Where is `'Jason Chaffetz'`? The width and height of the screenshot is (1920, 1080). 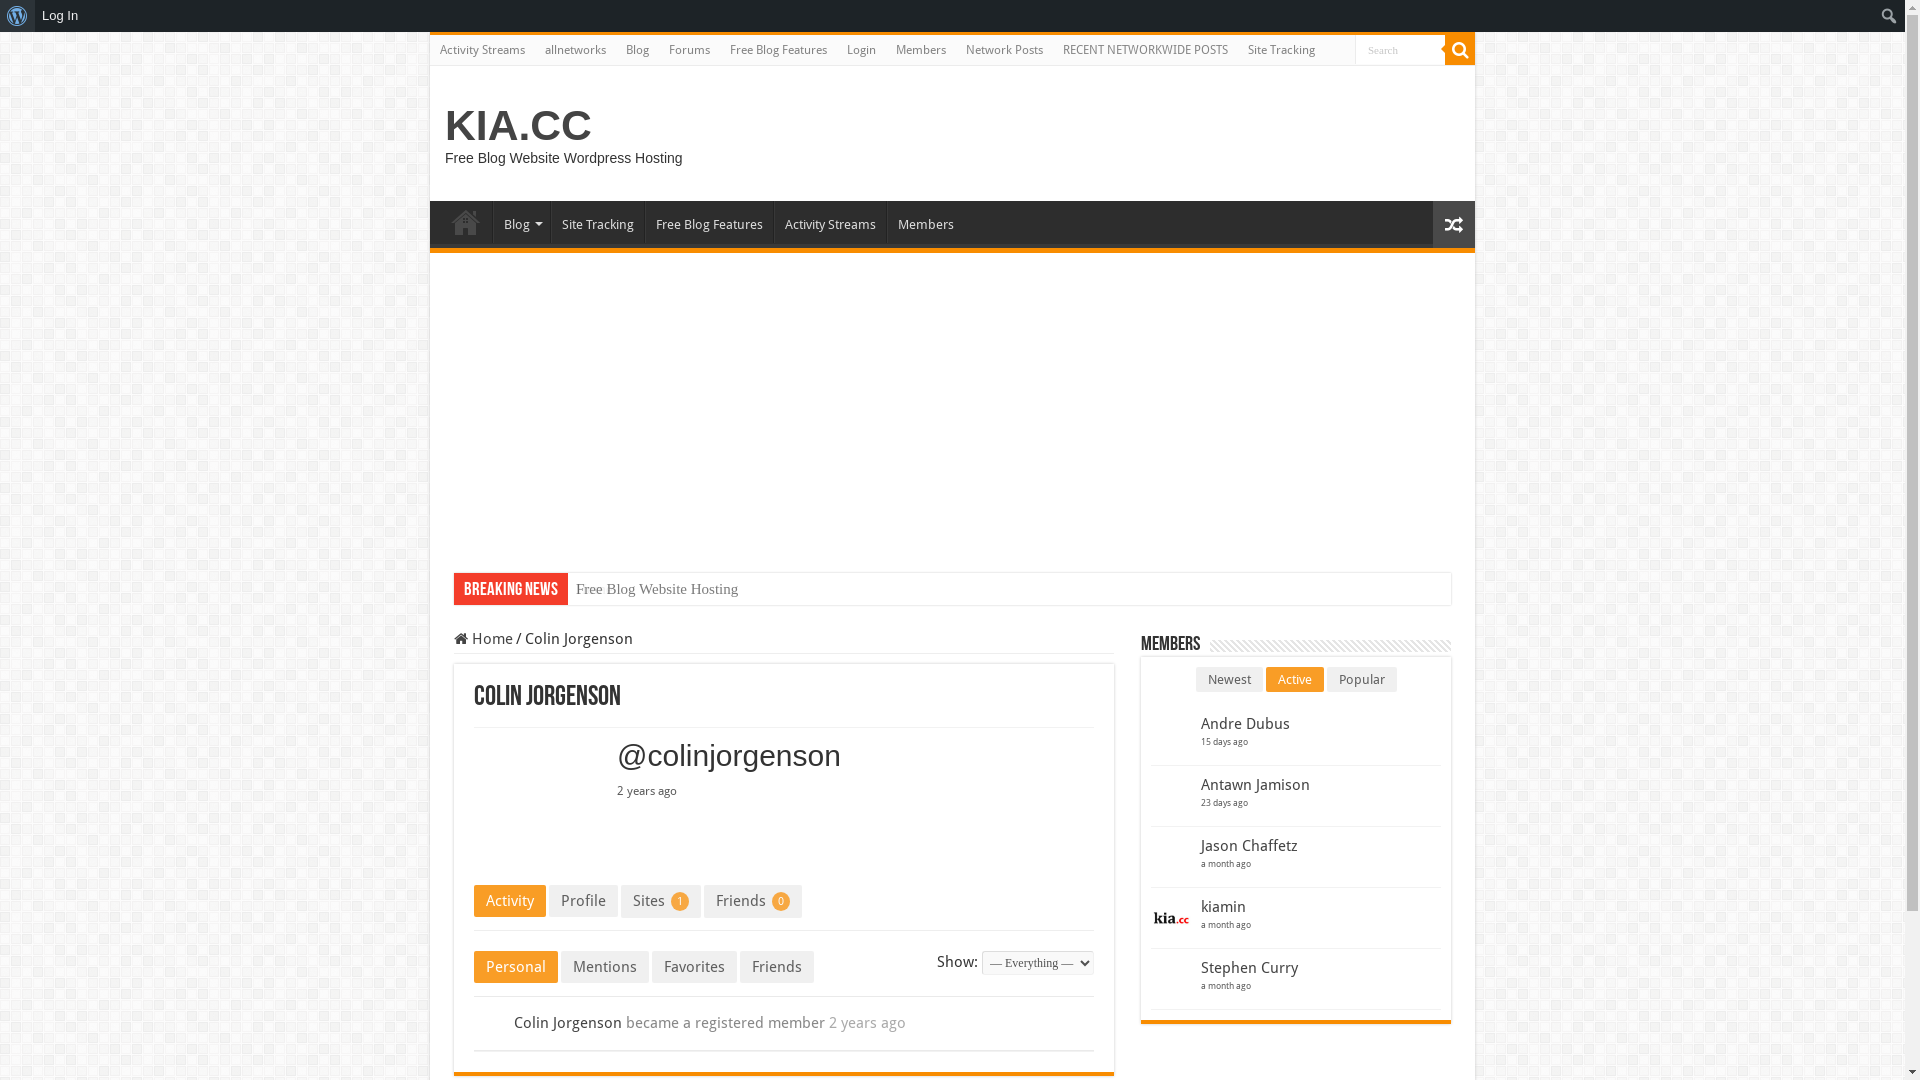
'Jason Chaffetz' is located at coordinates (1248, 845).